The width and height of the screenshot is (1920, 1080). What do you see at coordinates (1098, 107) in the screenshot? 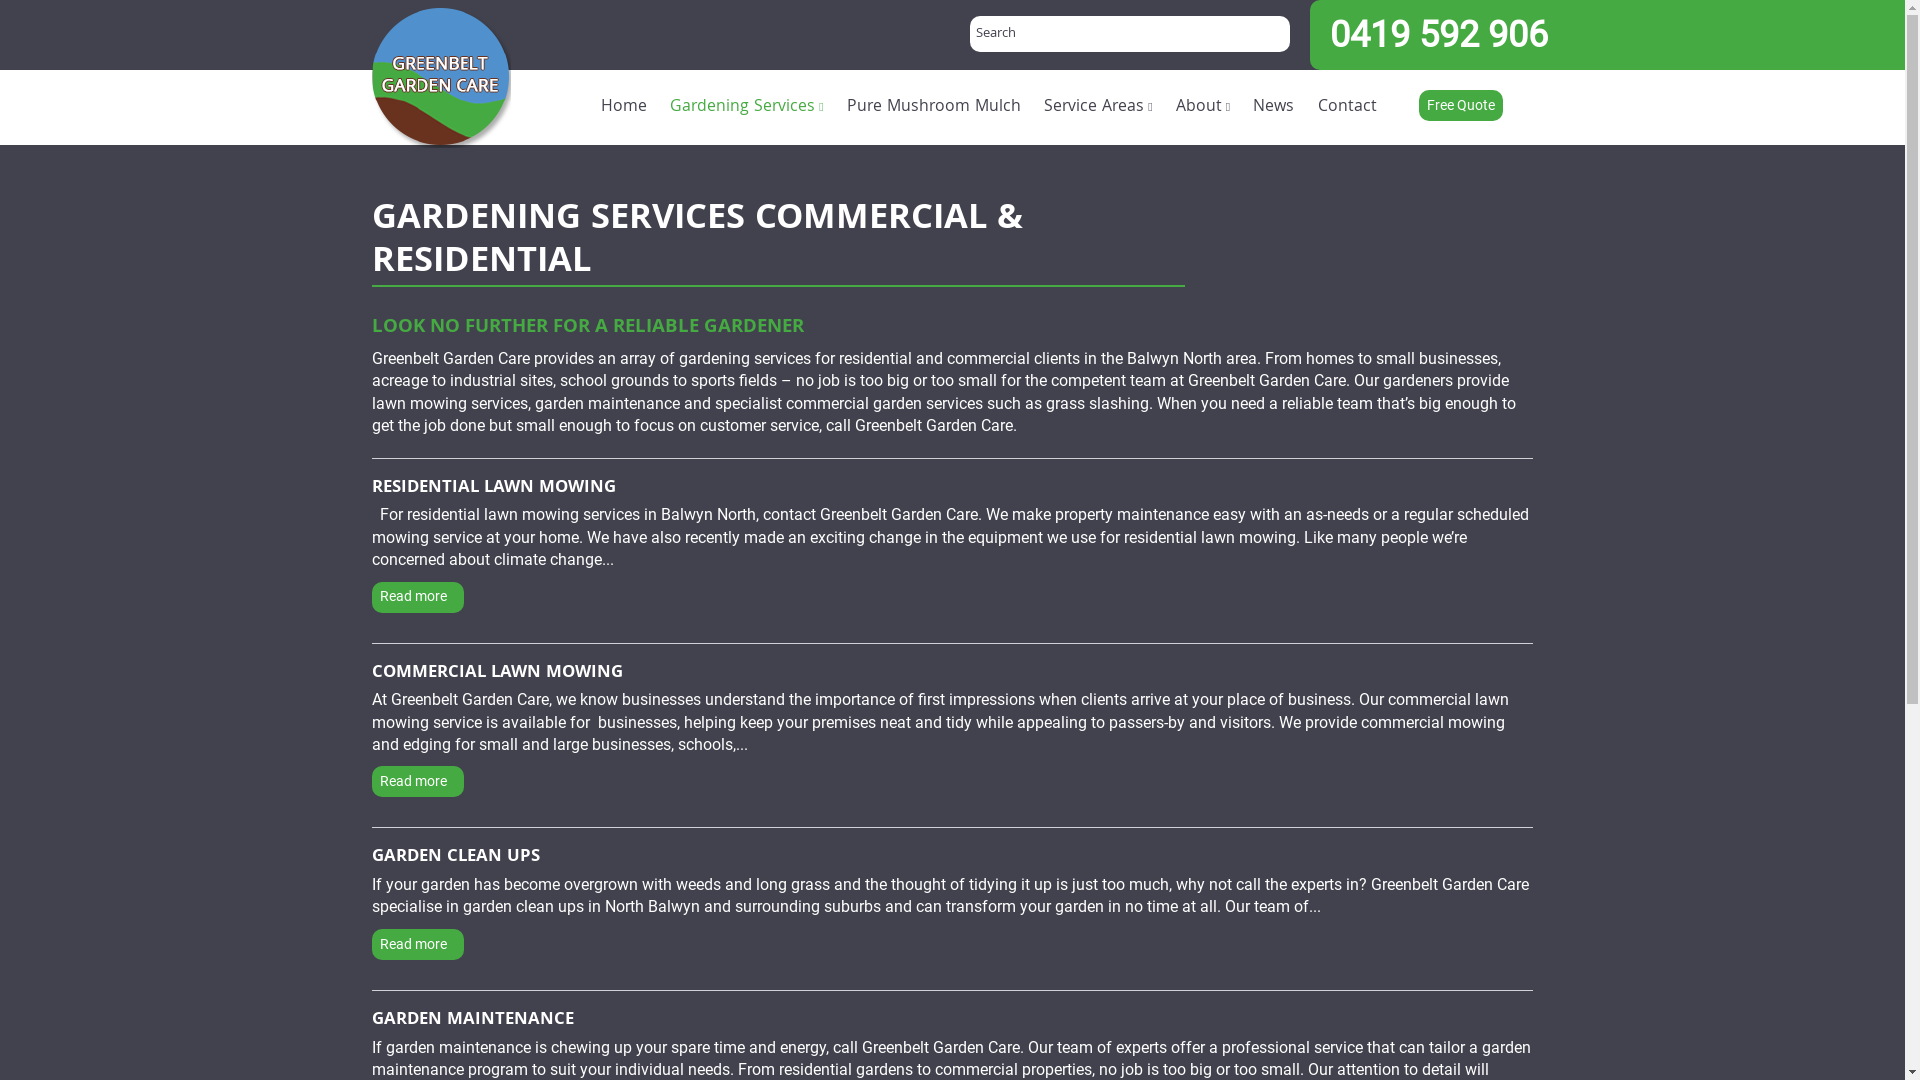
I see `'Service Areas'` at bounding box center [1098, 107].